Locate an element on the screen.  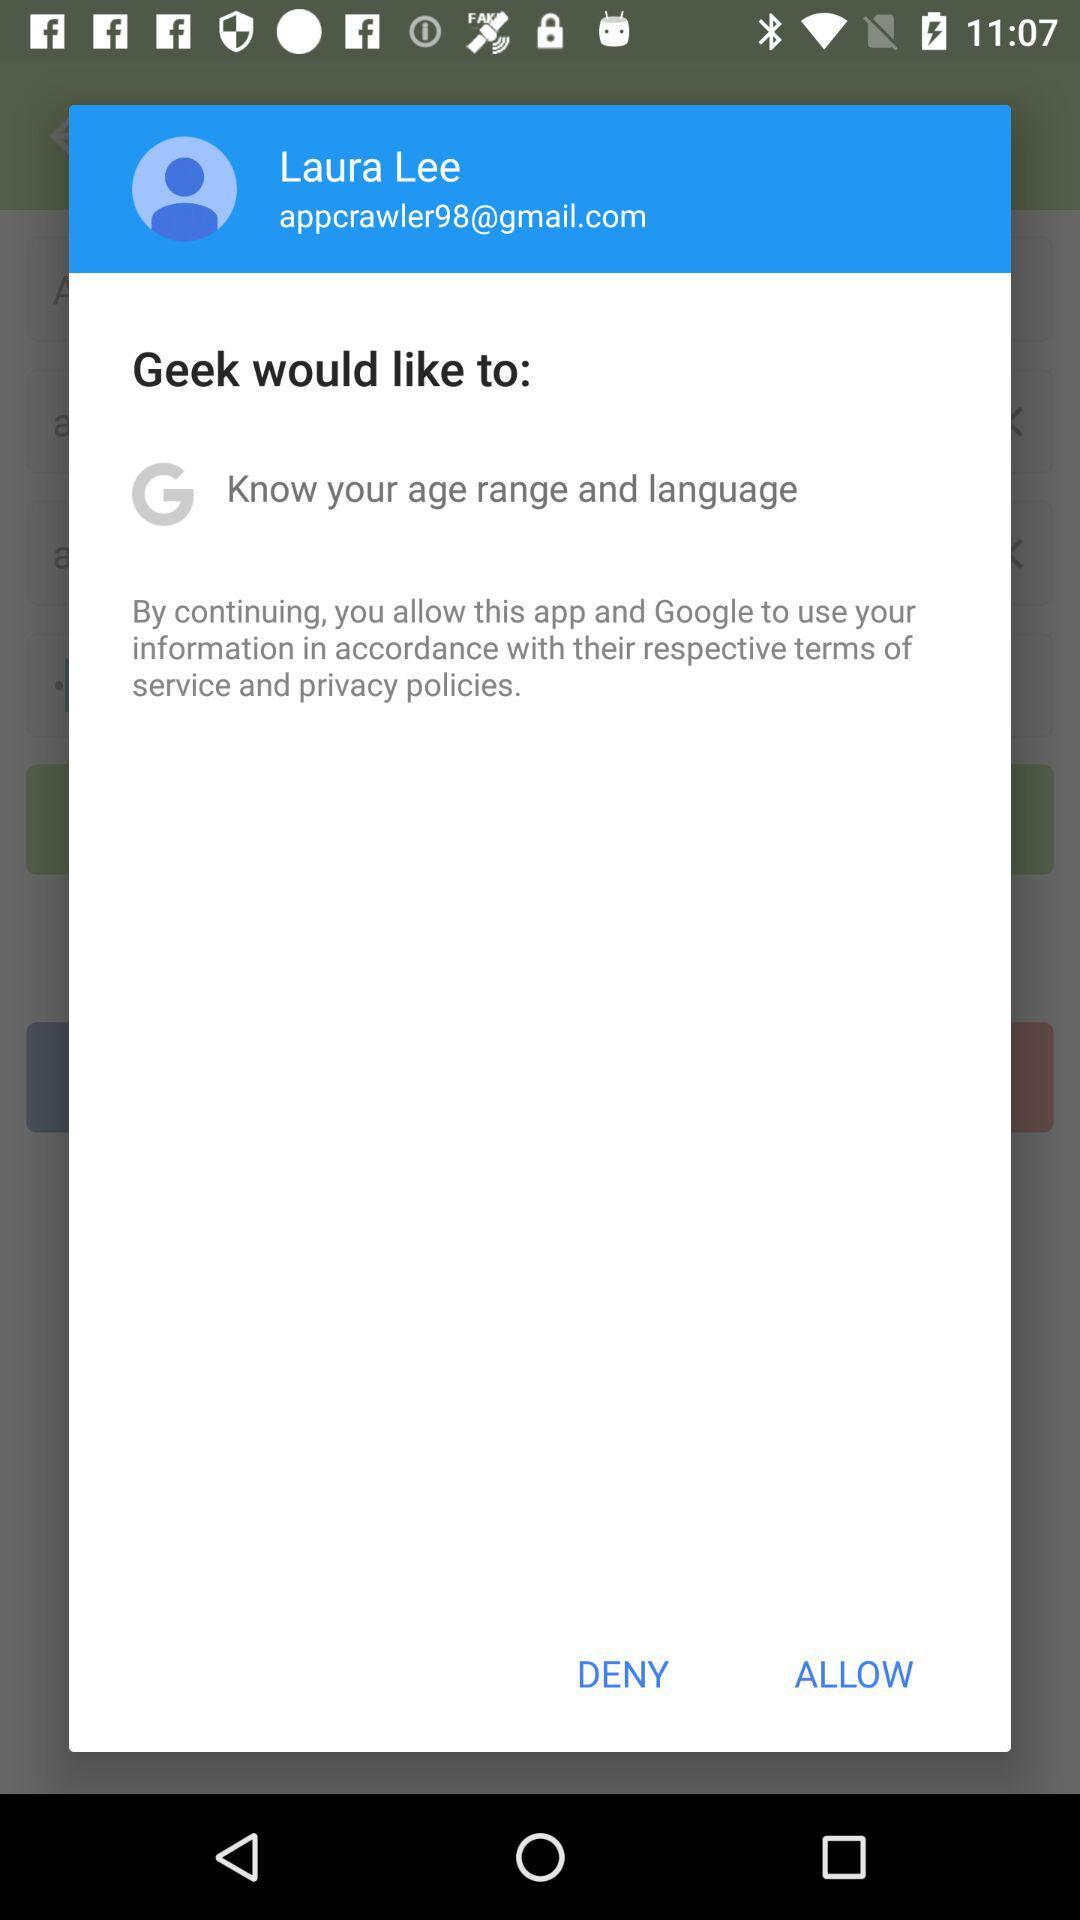
the know your age app is located at coordinates (511, 487).